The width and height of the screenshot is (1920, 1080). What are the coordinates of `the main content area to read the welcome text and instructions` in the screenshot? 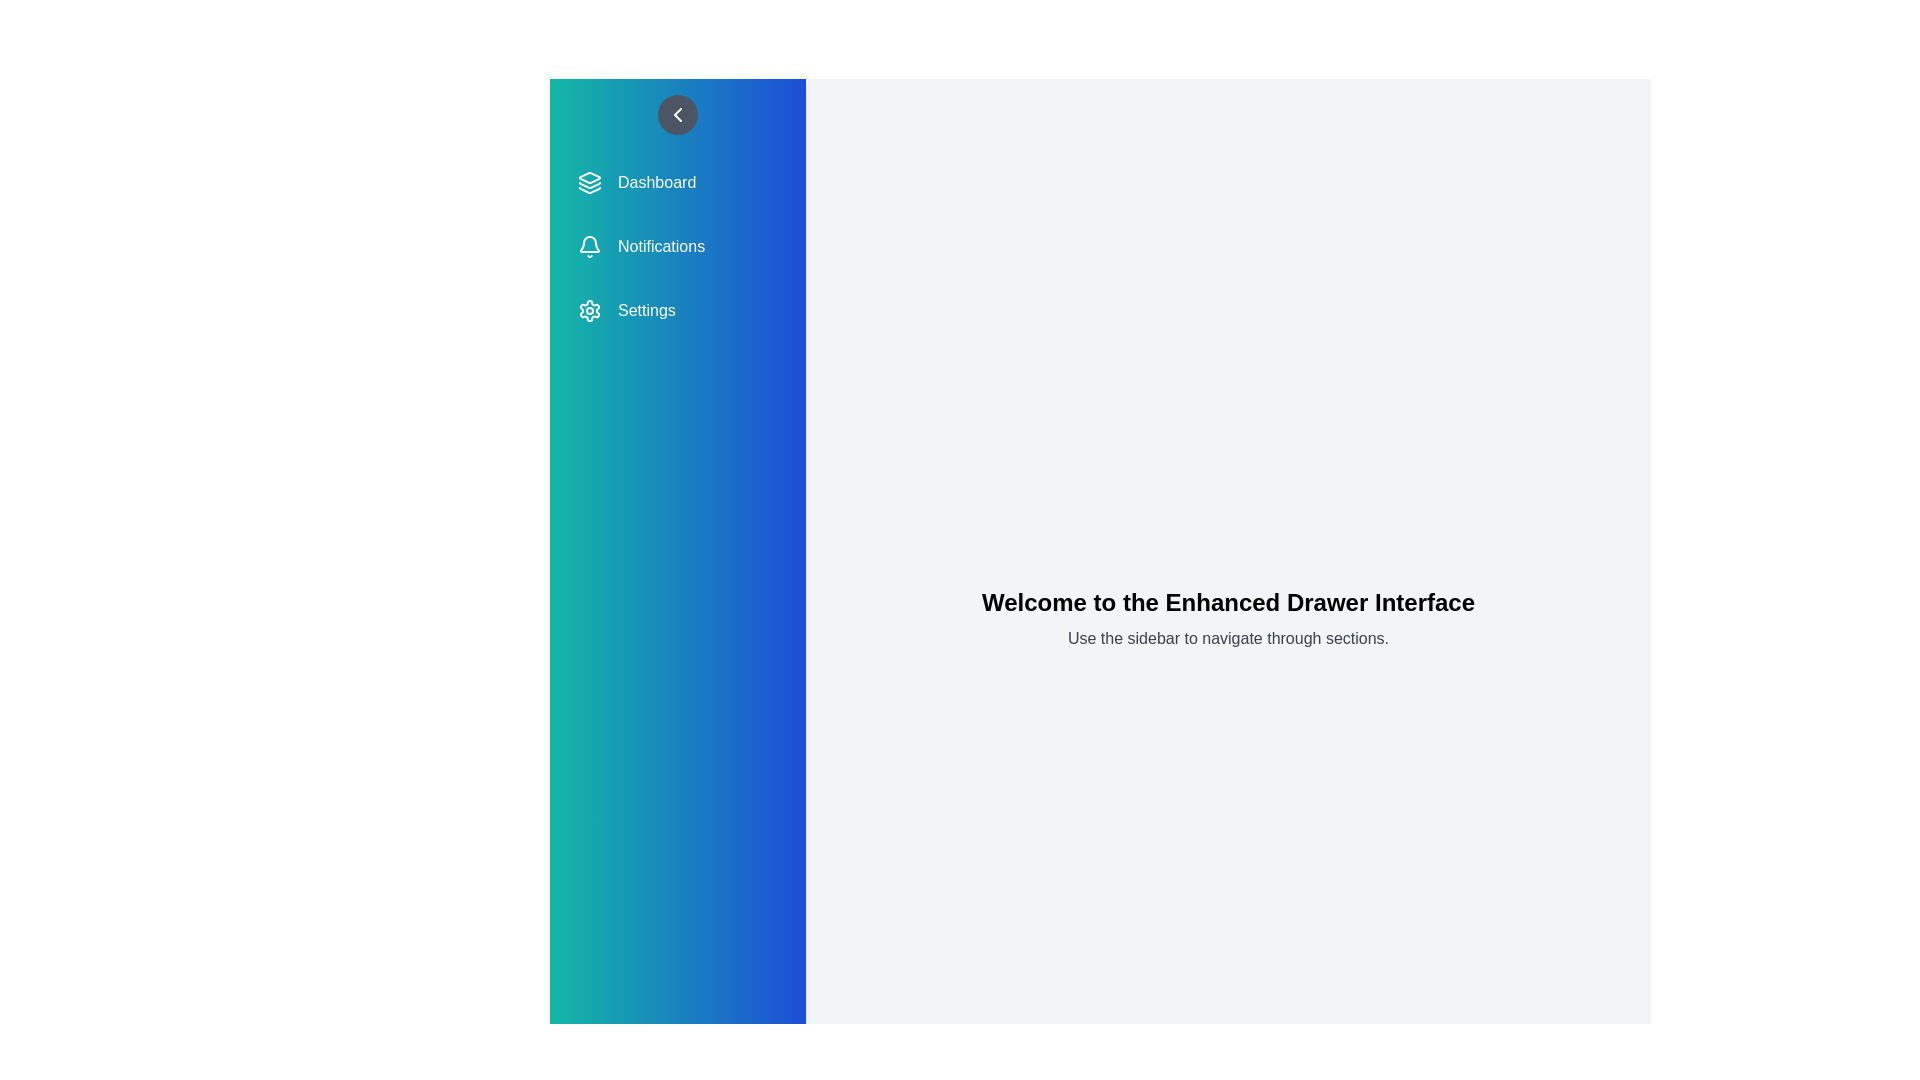 It's located at (1227, 617).